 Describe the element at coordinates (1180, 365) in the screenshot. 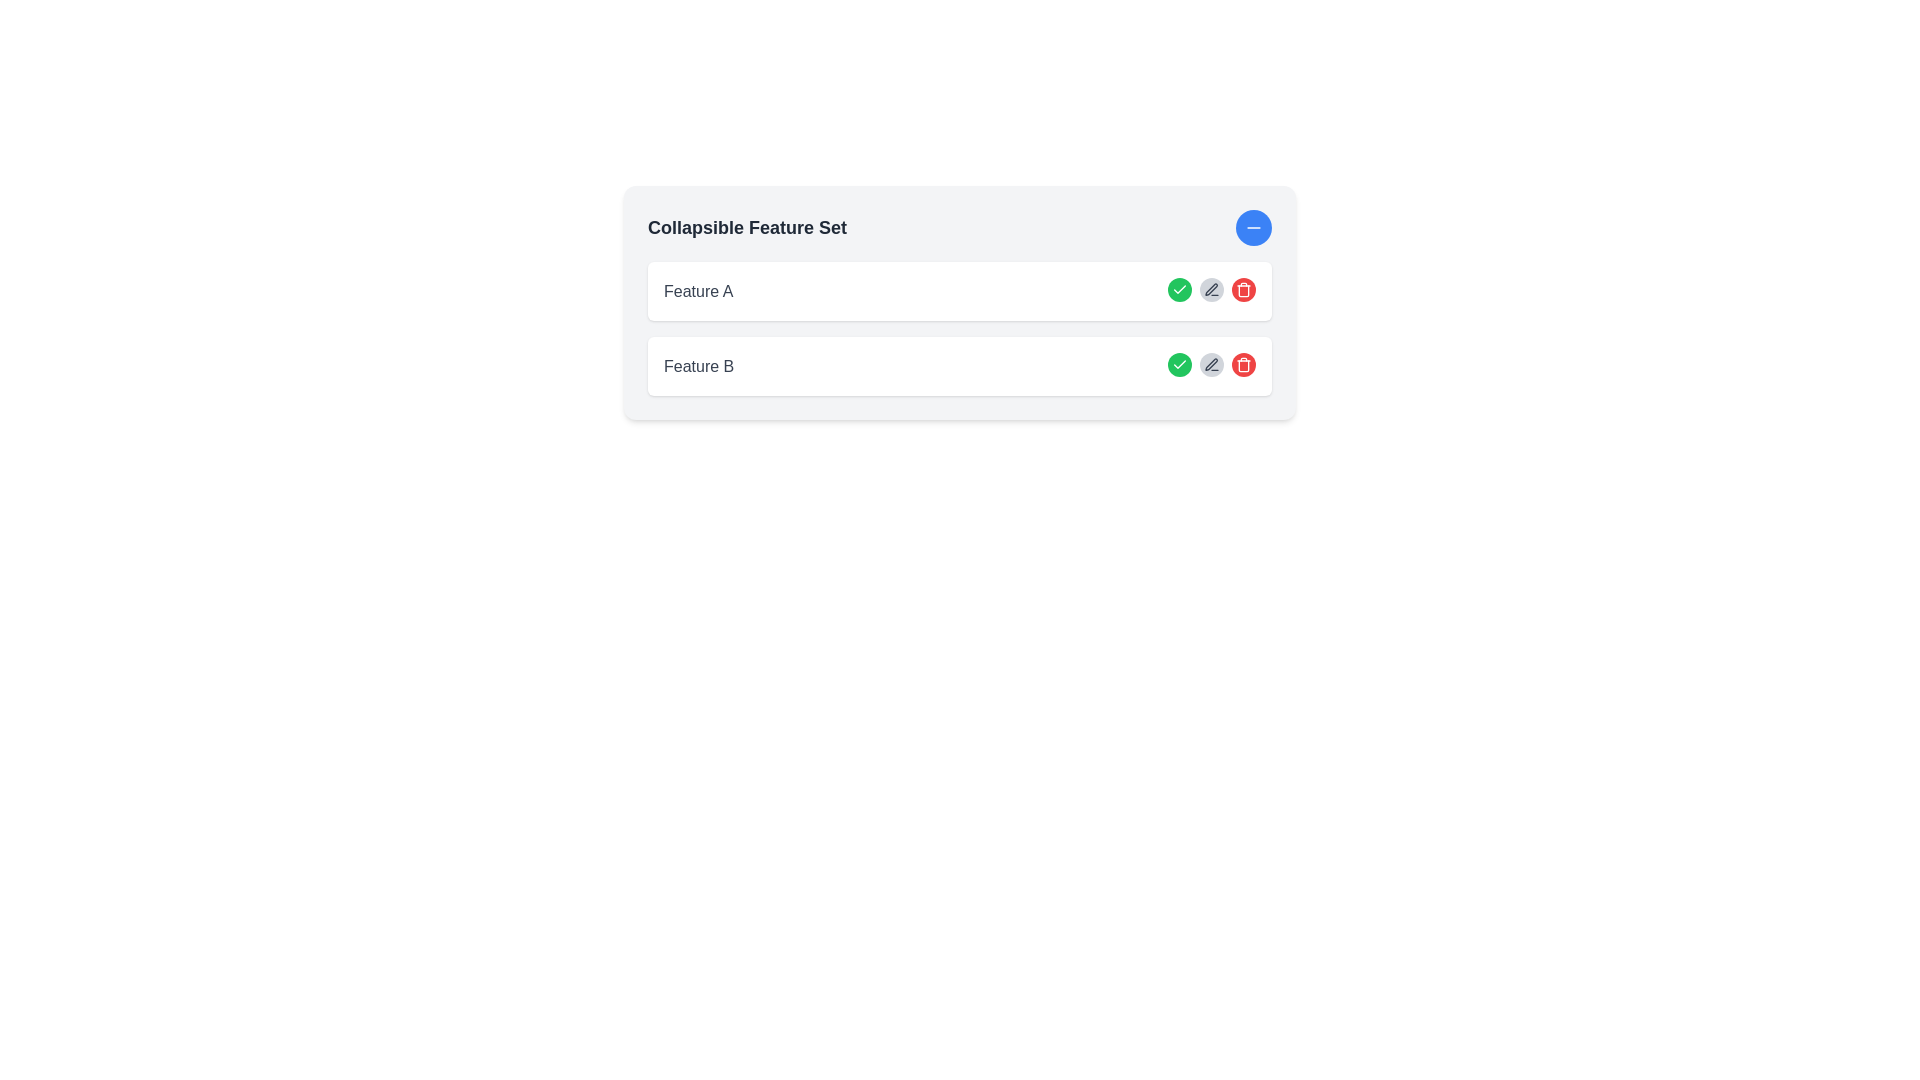

I see `the confirmation icon within the green circular button located on the leftmost side of the row labeled 'Feature A'` at that location.